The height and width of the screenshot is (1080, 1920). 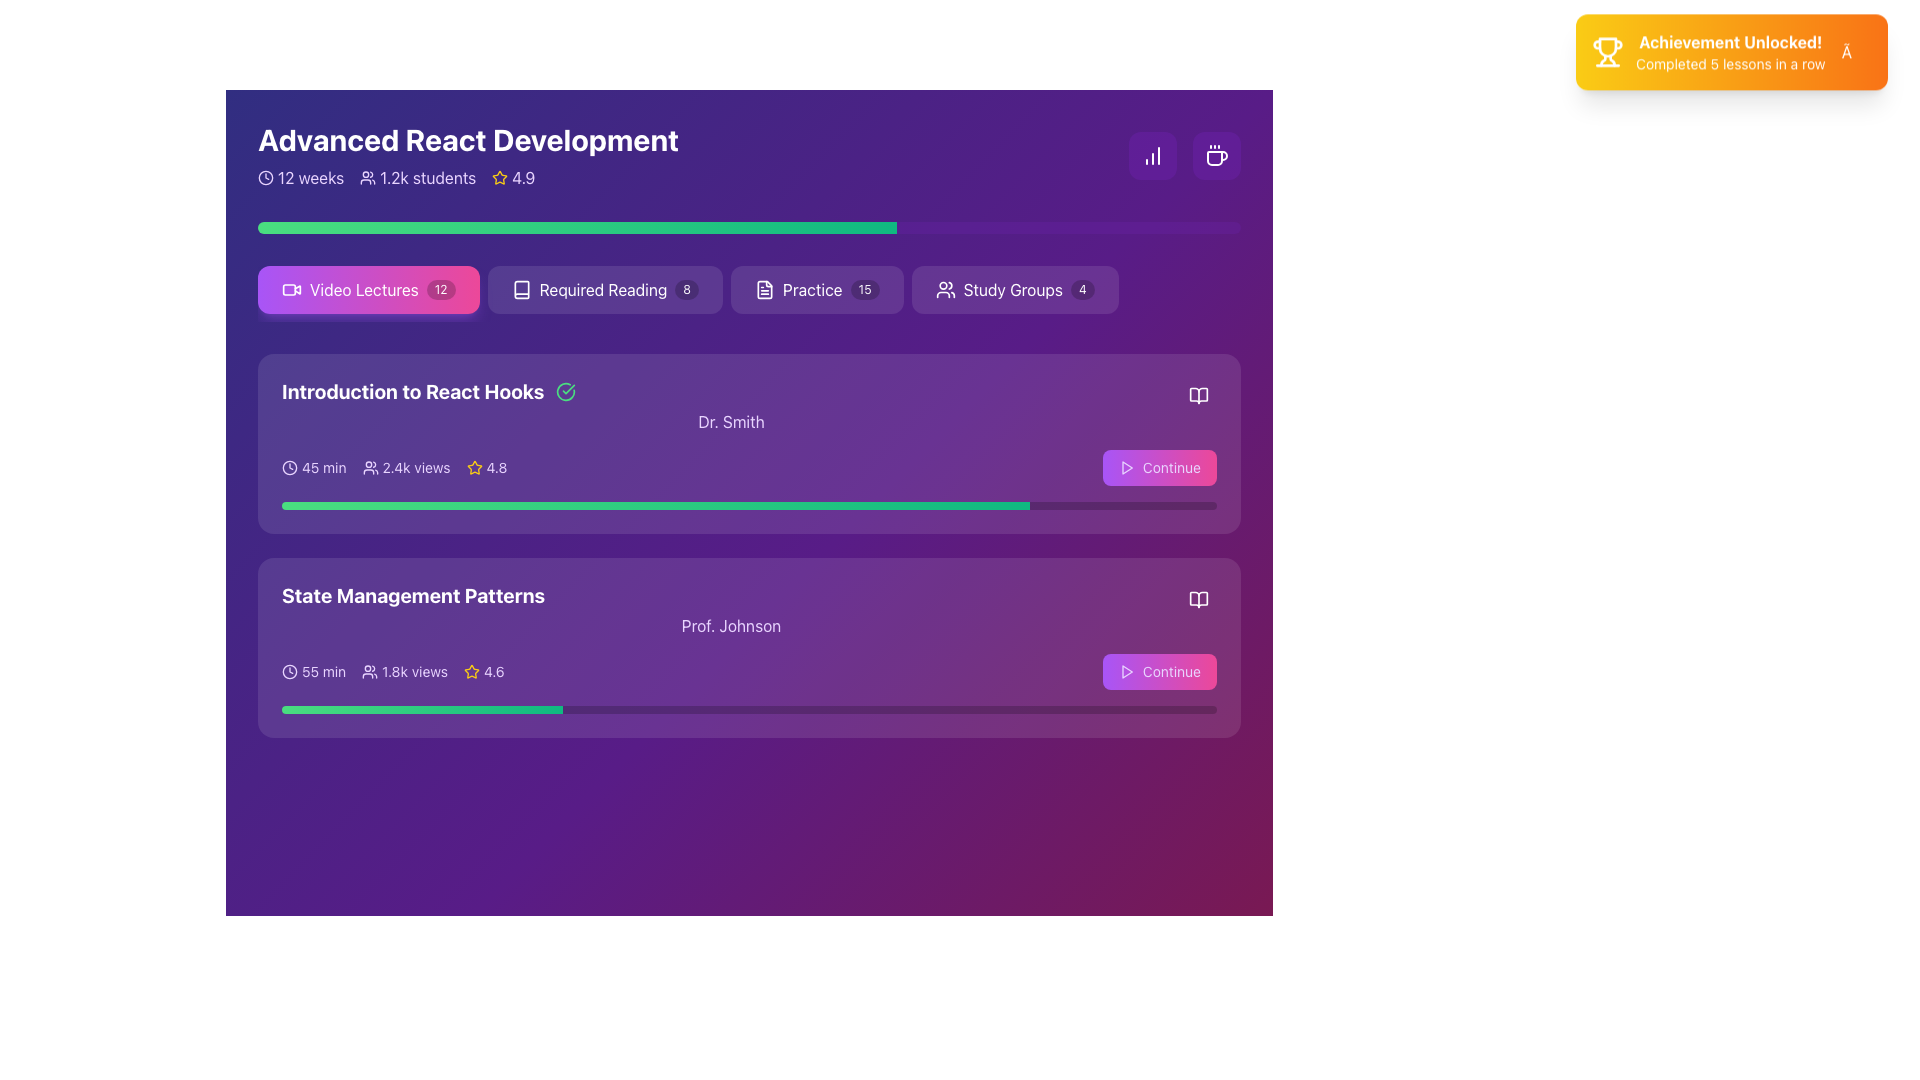 I want to click on slider value, so click(x=992, y=504).